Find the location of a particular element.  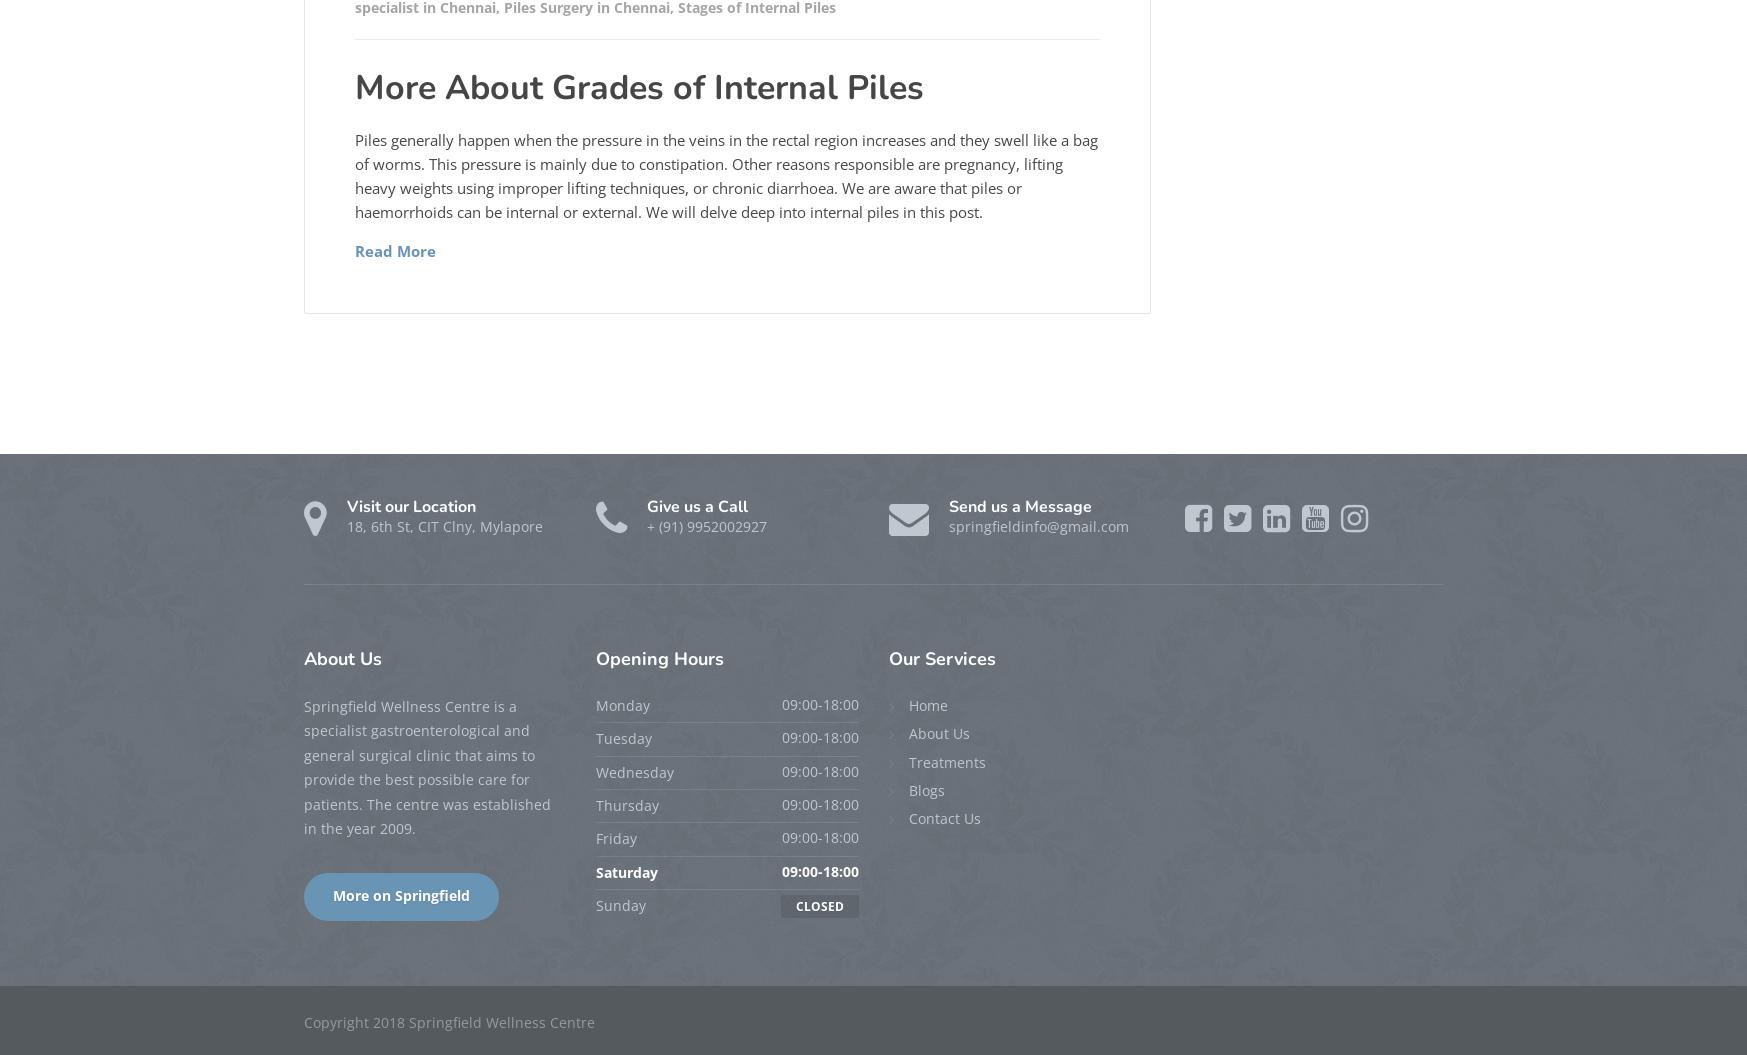

'About' is located at coordinates (330, 657).